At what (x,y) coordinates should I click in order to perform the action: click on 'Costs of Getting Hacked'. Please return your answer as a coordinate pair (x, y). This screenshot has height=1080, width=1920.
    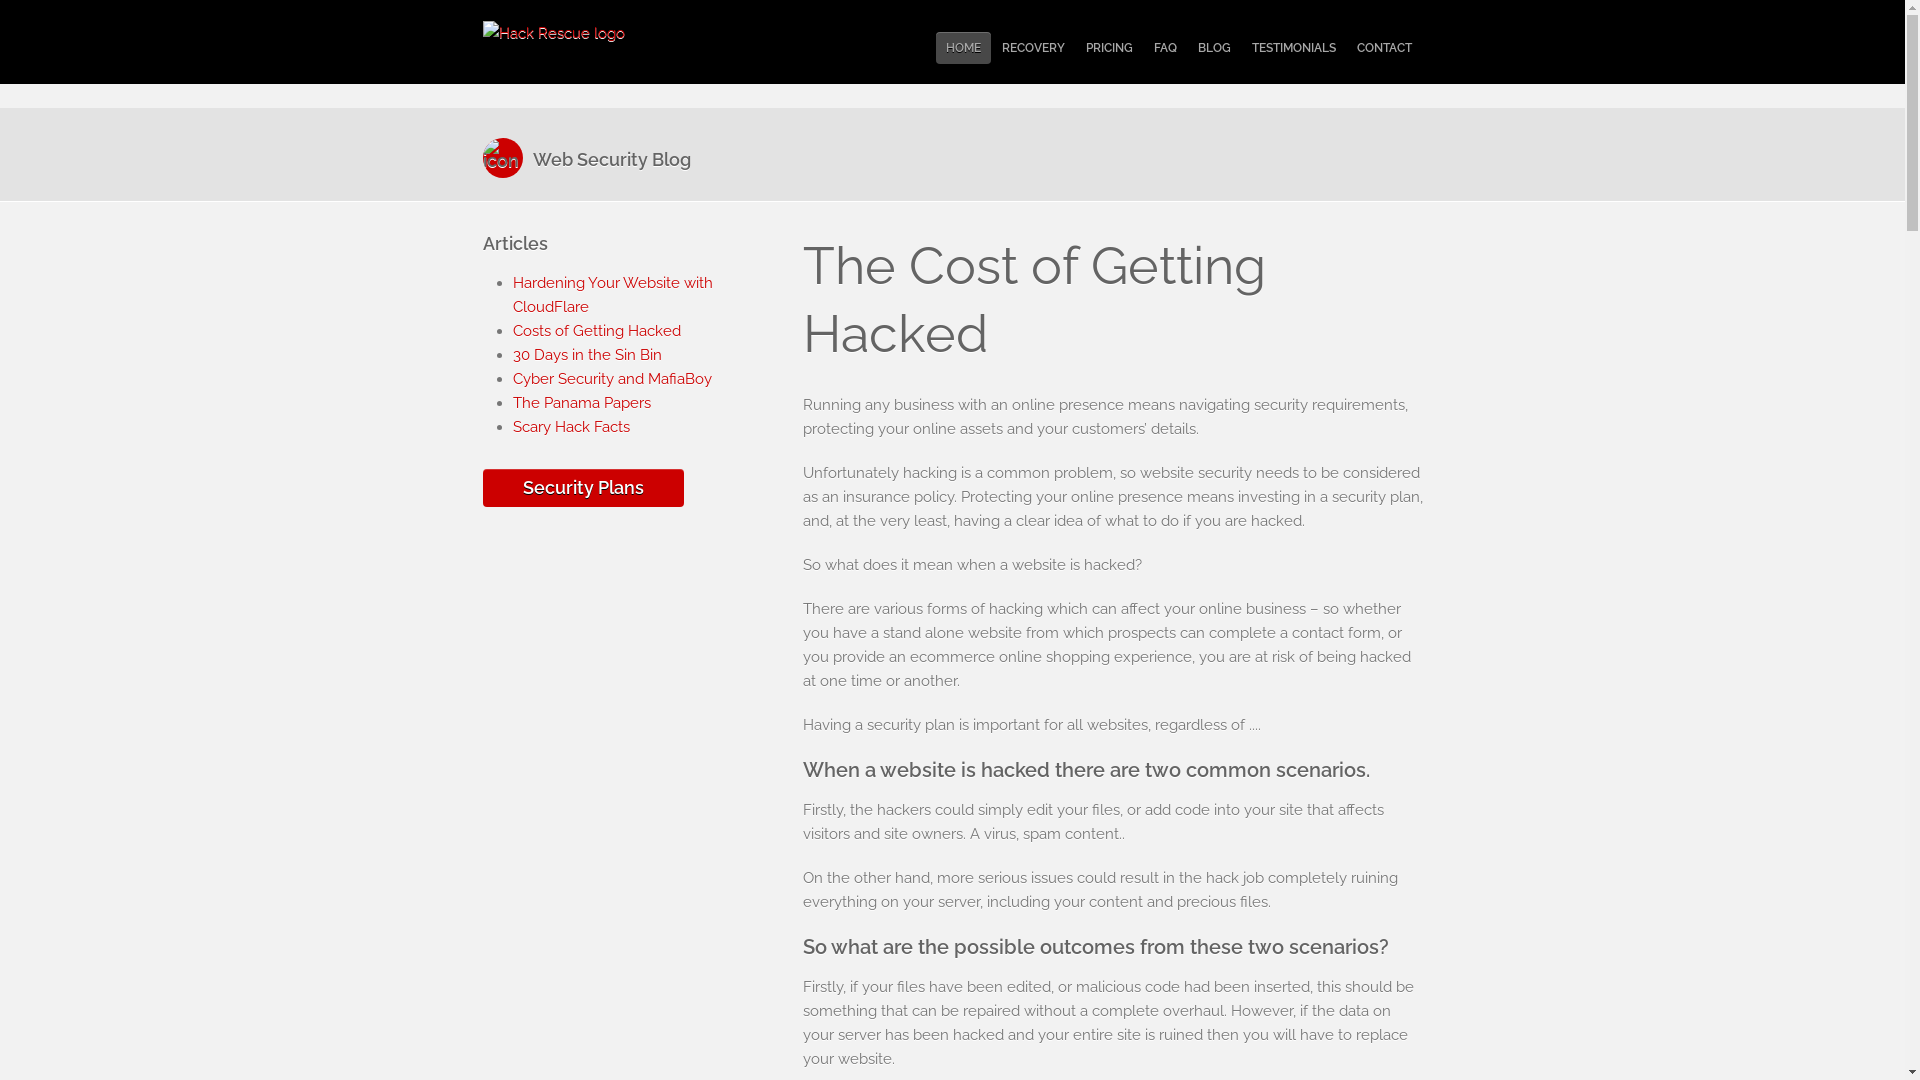
    Looking at the image, I should click on (594, 330).